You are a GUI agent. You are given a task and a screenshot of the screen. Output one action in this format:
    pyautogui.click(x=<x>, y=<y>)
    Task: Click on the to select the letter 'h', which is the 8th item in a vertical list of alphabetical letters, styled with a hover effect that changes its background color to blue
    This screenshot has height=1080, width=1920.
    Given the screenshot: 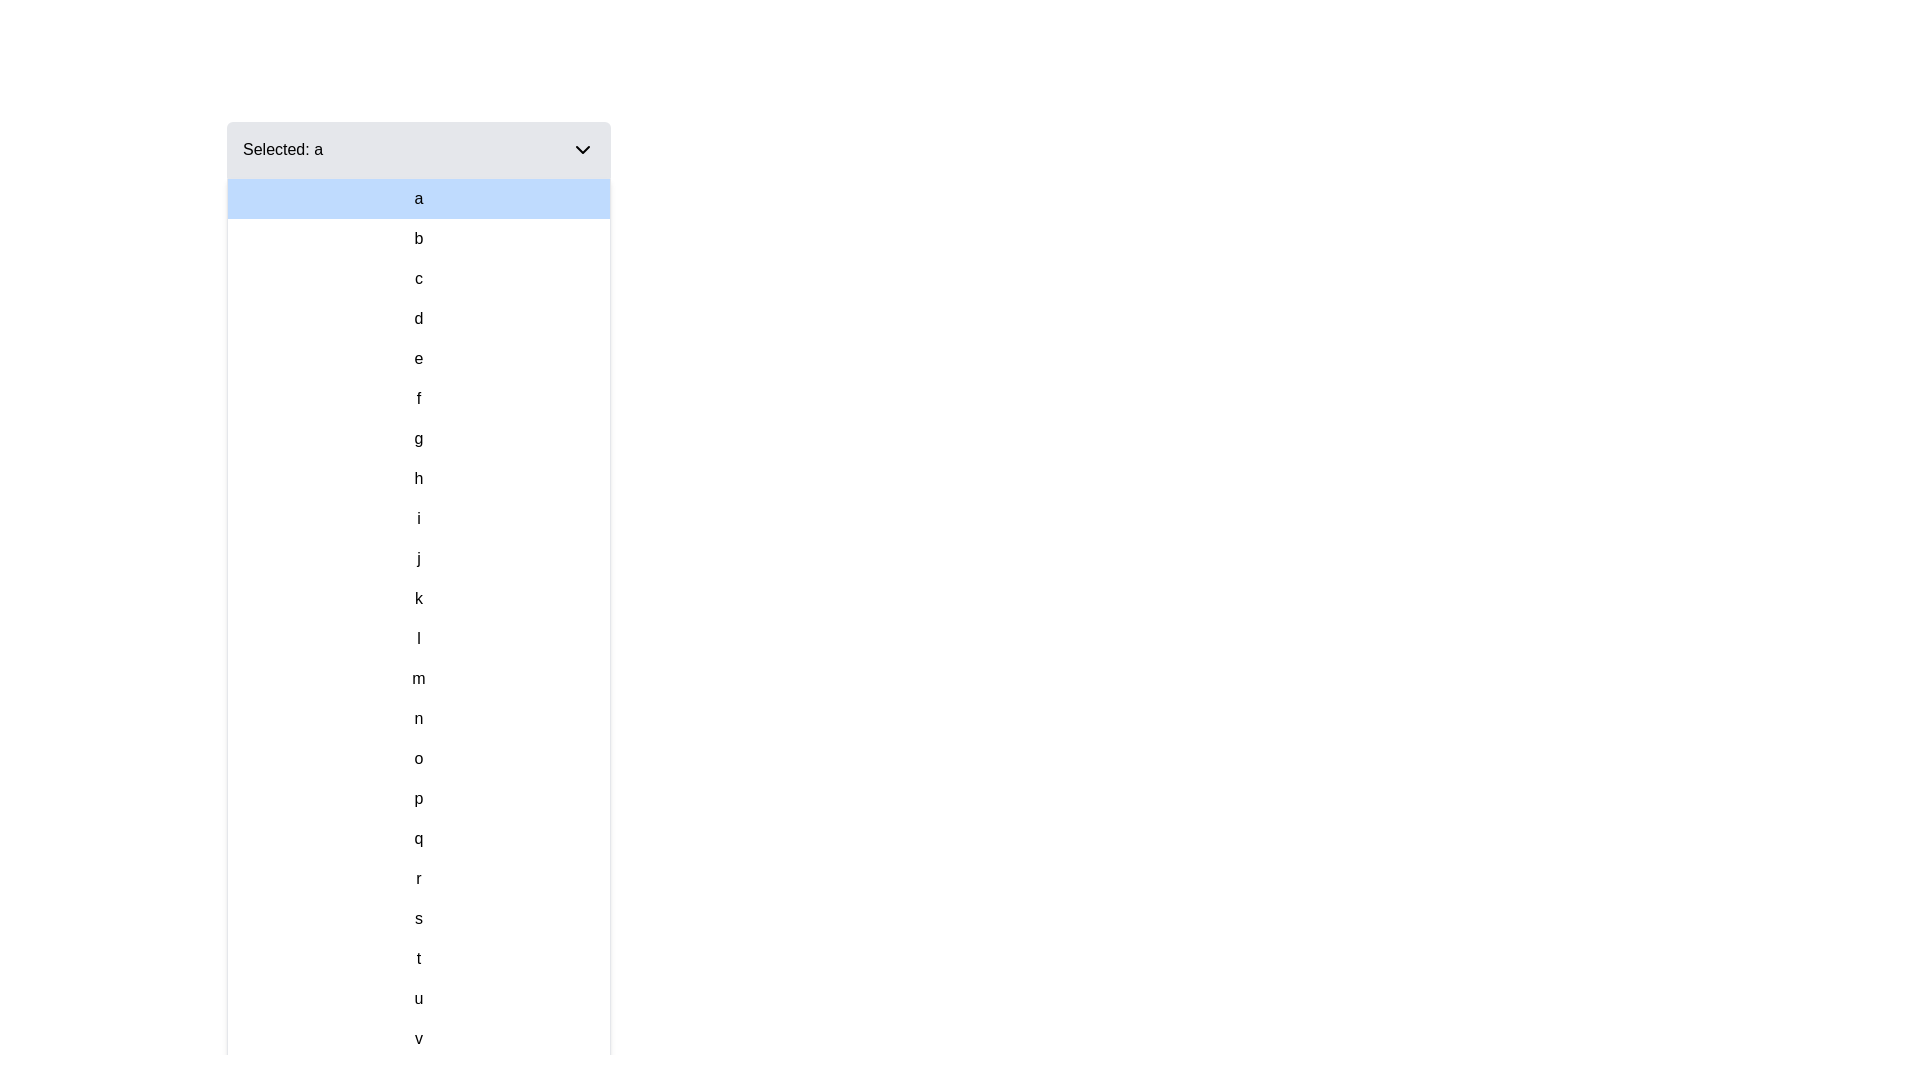 What is the action you would take?
    pyautogui.click(x=417, y=478)
    